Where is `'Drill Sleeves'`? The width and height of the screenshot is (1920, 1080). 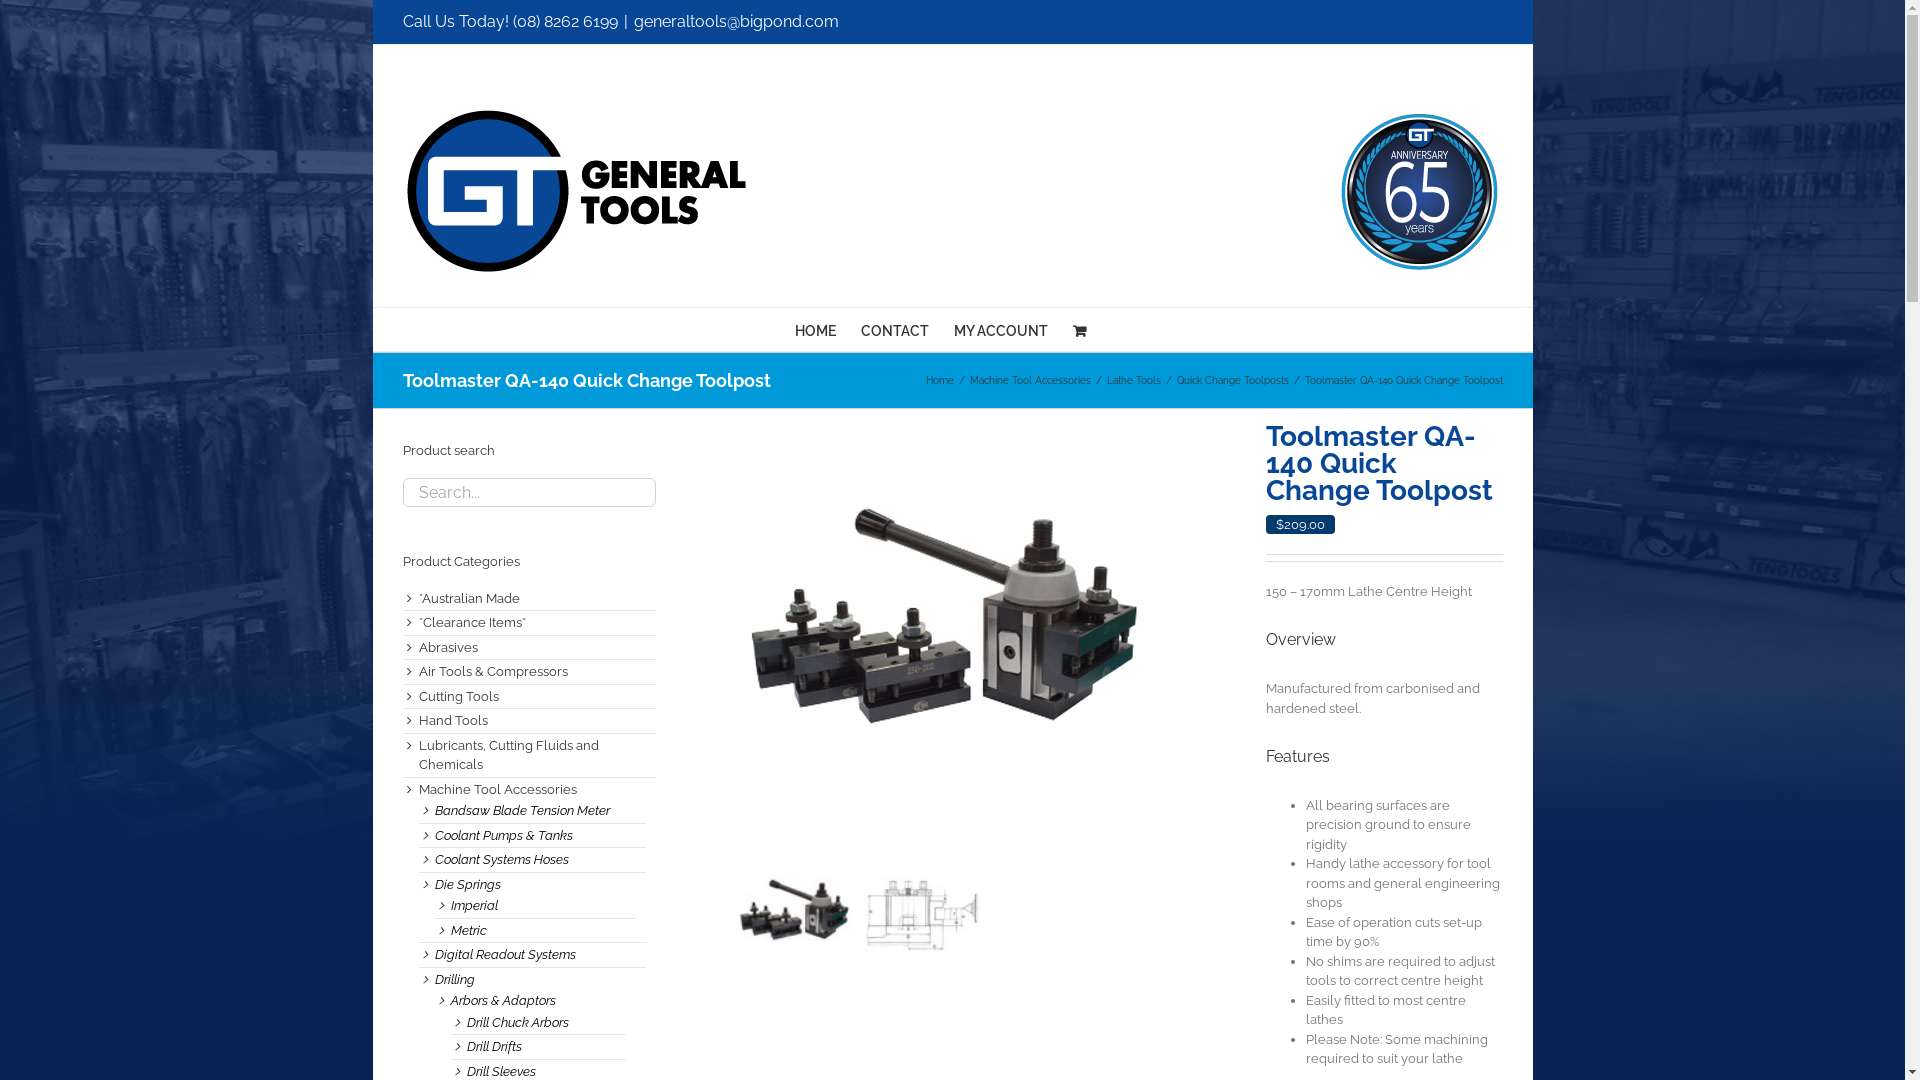 'Drill Sleeves' is located at coordinates (500, 1070).